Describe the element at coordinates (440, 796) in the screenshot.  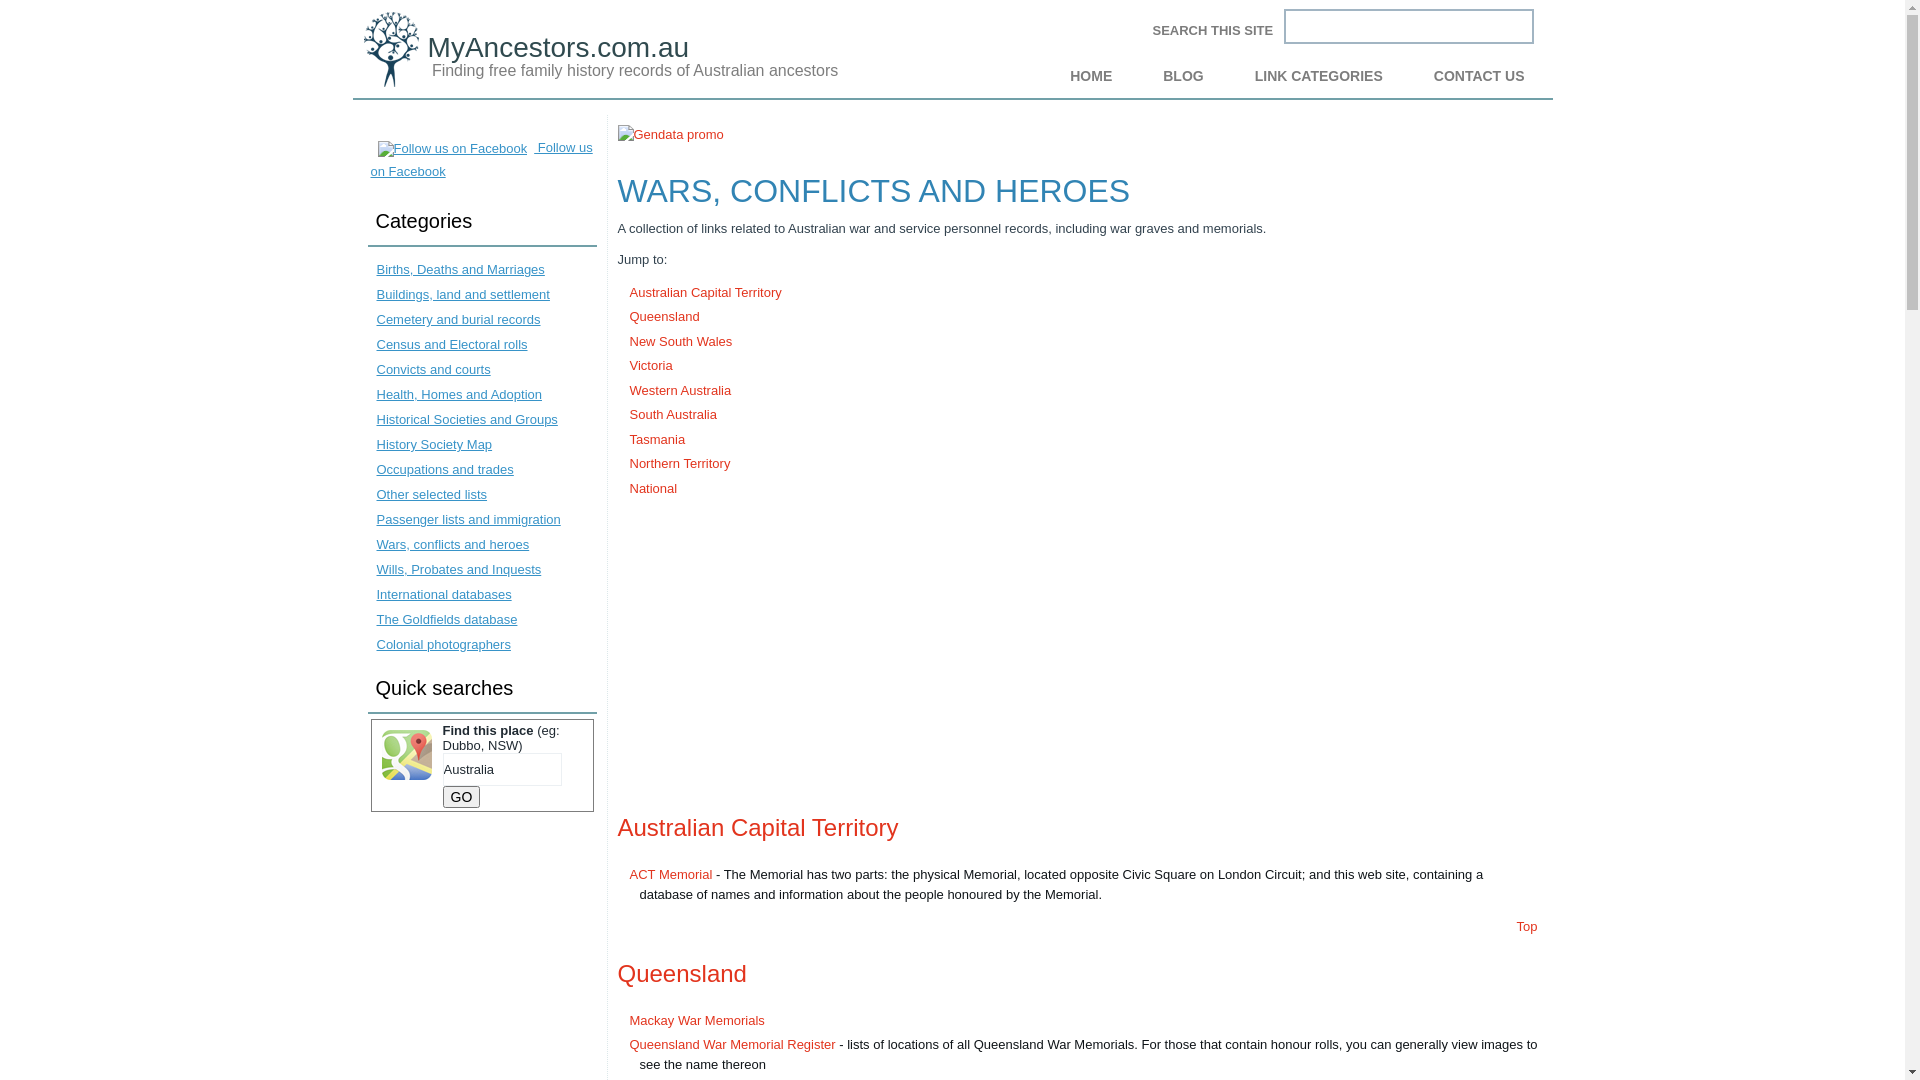
I see `'Go'` at that location.